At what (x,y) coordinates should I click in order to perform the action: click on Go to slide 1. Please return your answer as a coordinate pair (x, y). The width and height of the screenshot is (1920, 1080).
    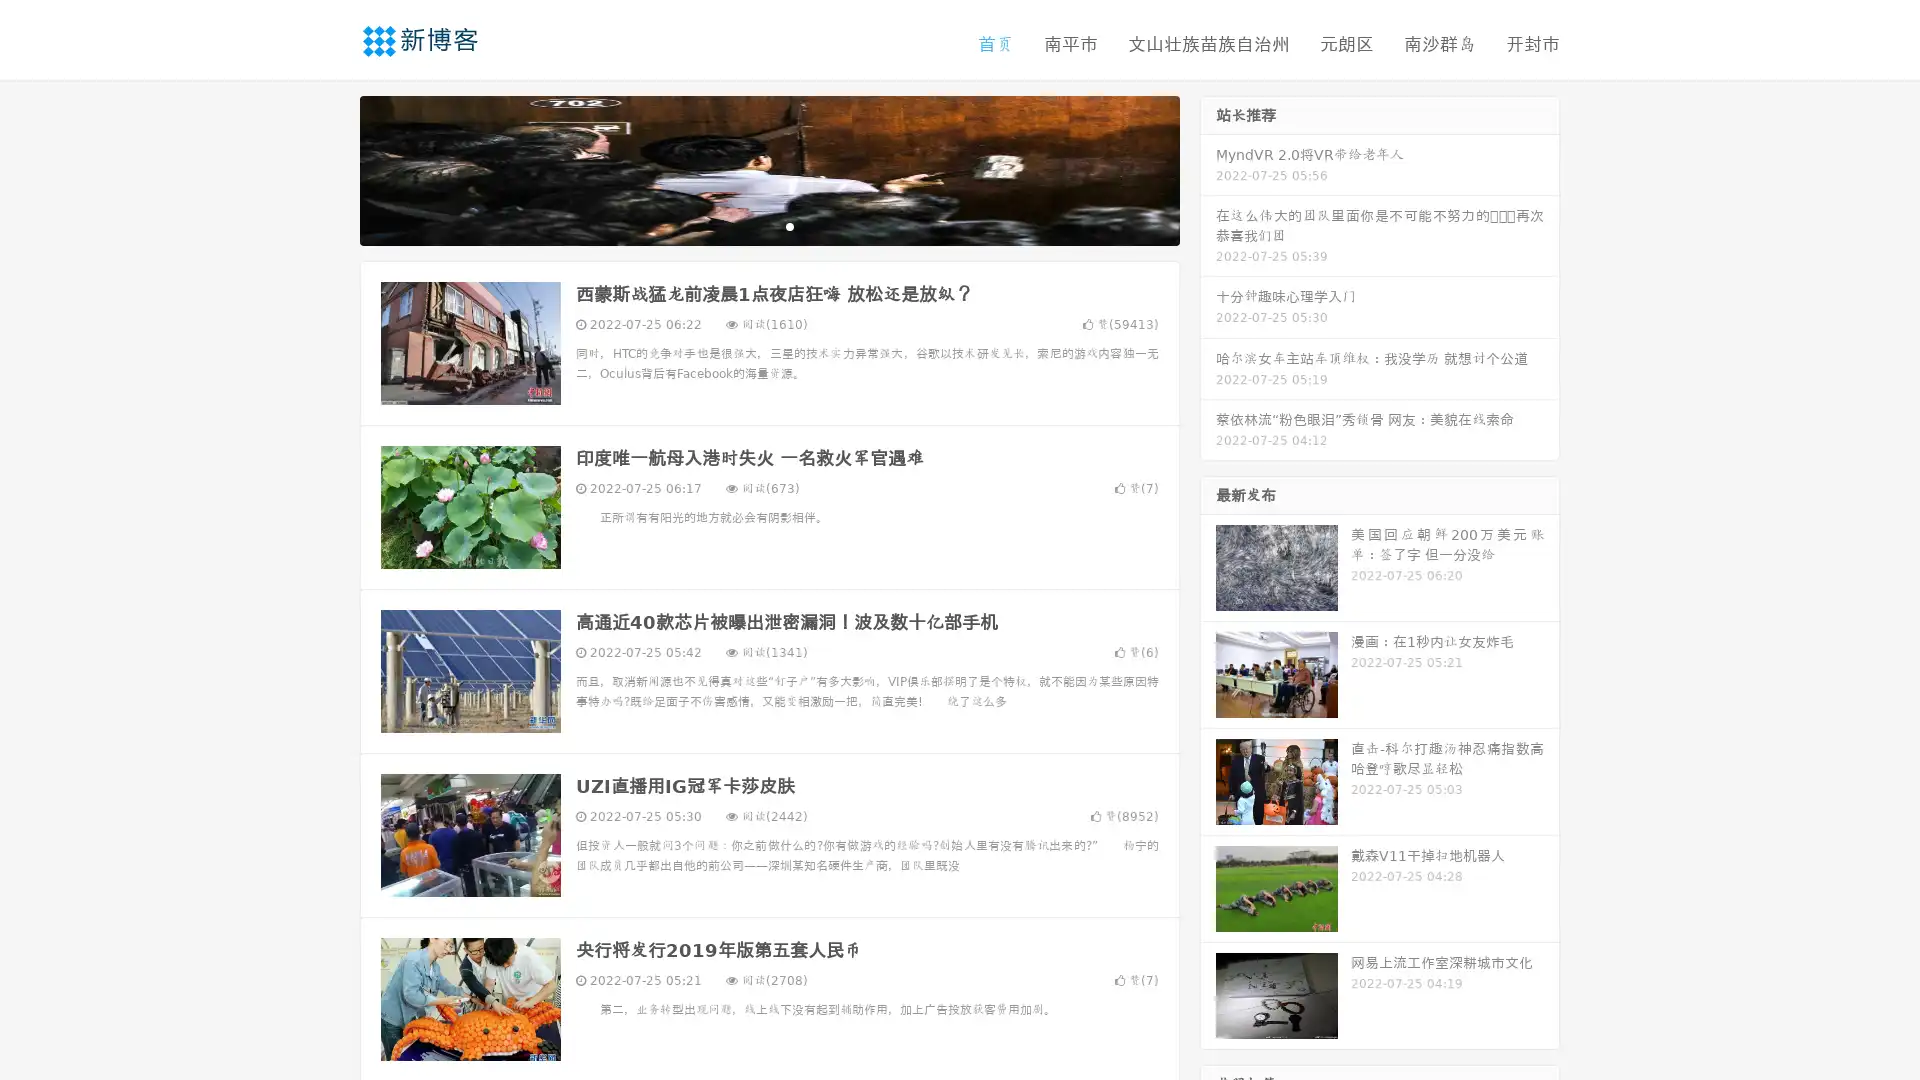
    Looking at the image, I should click on (748, 225).